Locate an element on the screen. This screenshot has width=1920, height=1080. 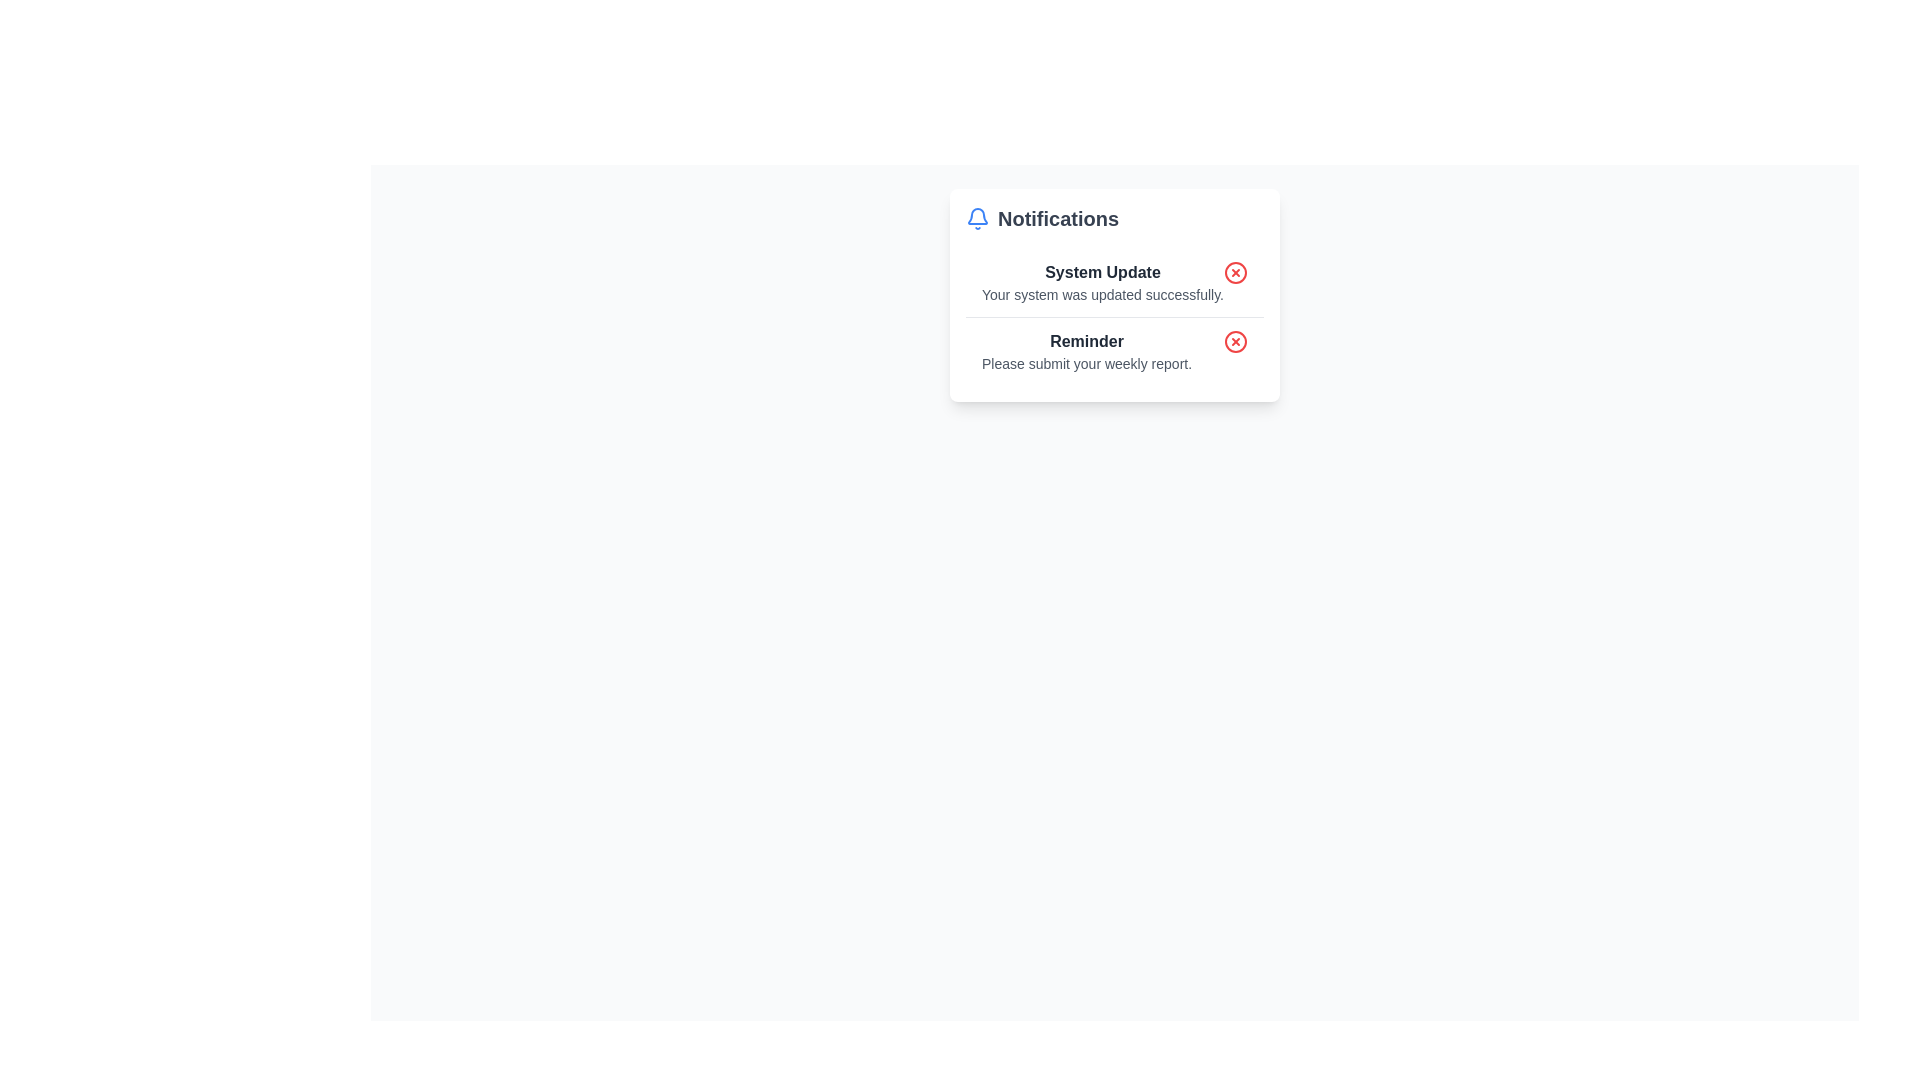
information presented in the 'System Update' text block located under the 'Notifications' header is located at coordinates (1102, 282).